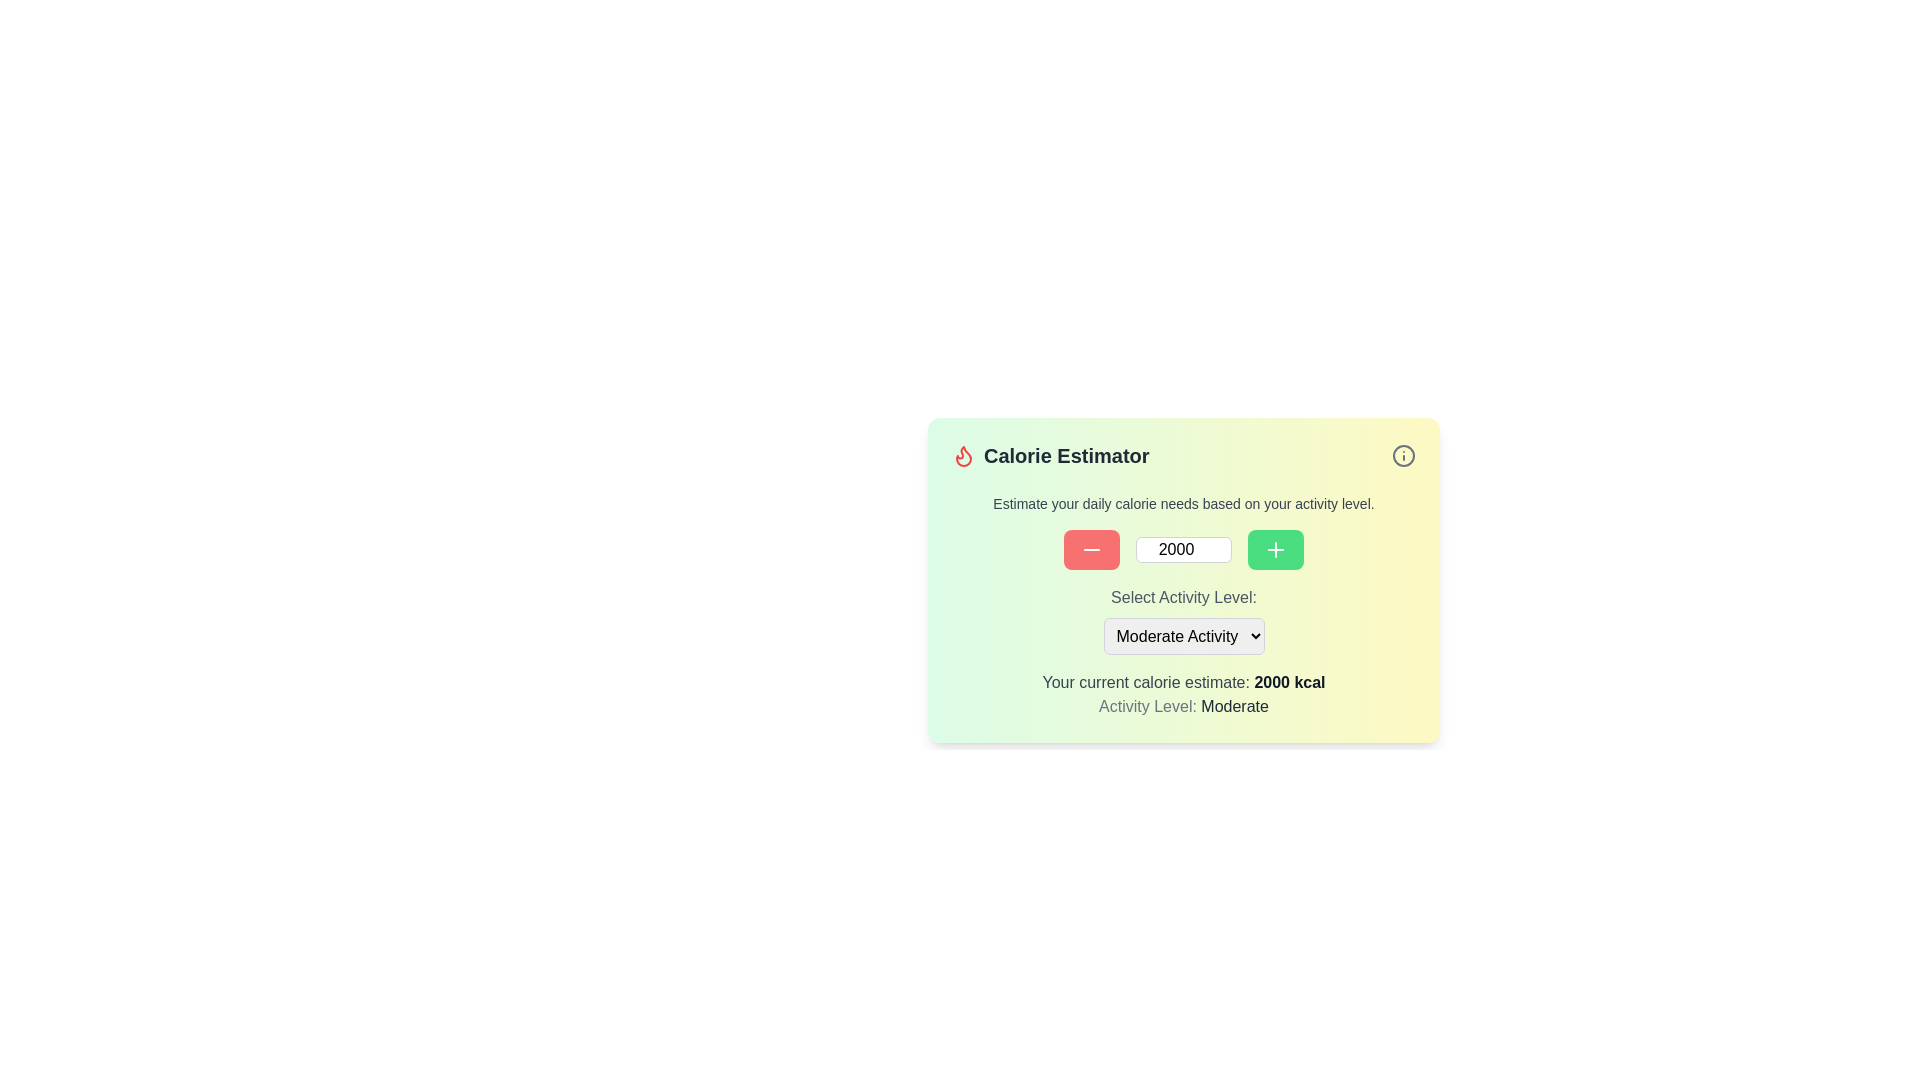 The width and height of the screenshot is (1920, 1080). What do you see at coordinates (1090, 550) in the screenshot?
I see `the button to the left of the numeric input field that decreases the calorie count value displayed, which is currently set to 2000` at bounding box center [1090, 550].